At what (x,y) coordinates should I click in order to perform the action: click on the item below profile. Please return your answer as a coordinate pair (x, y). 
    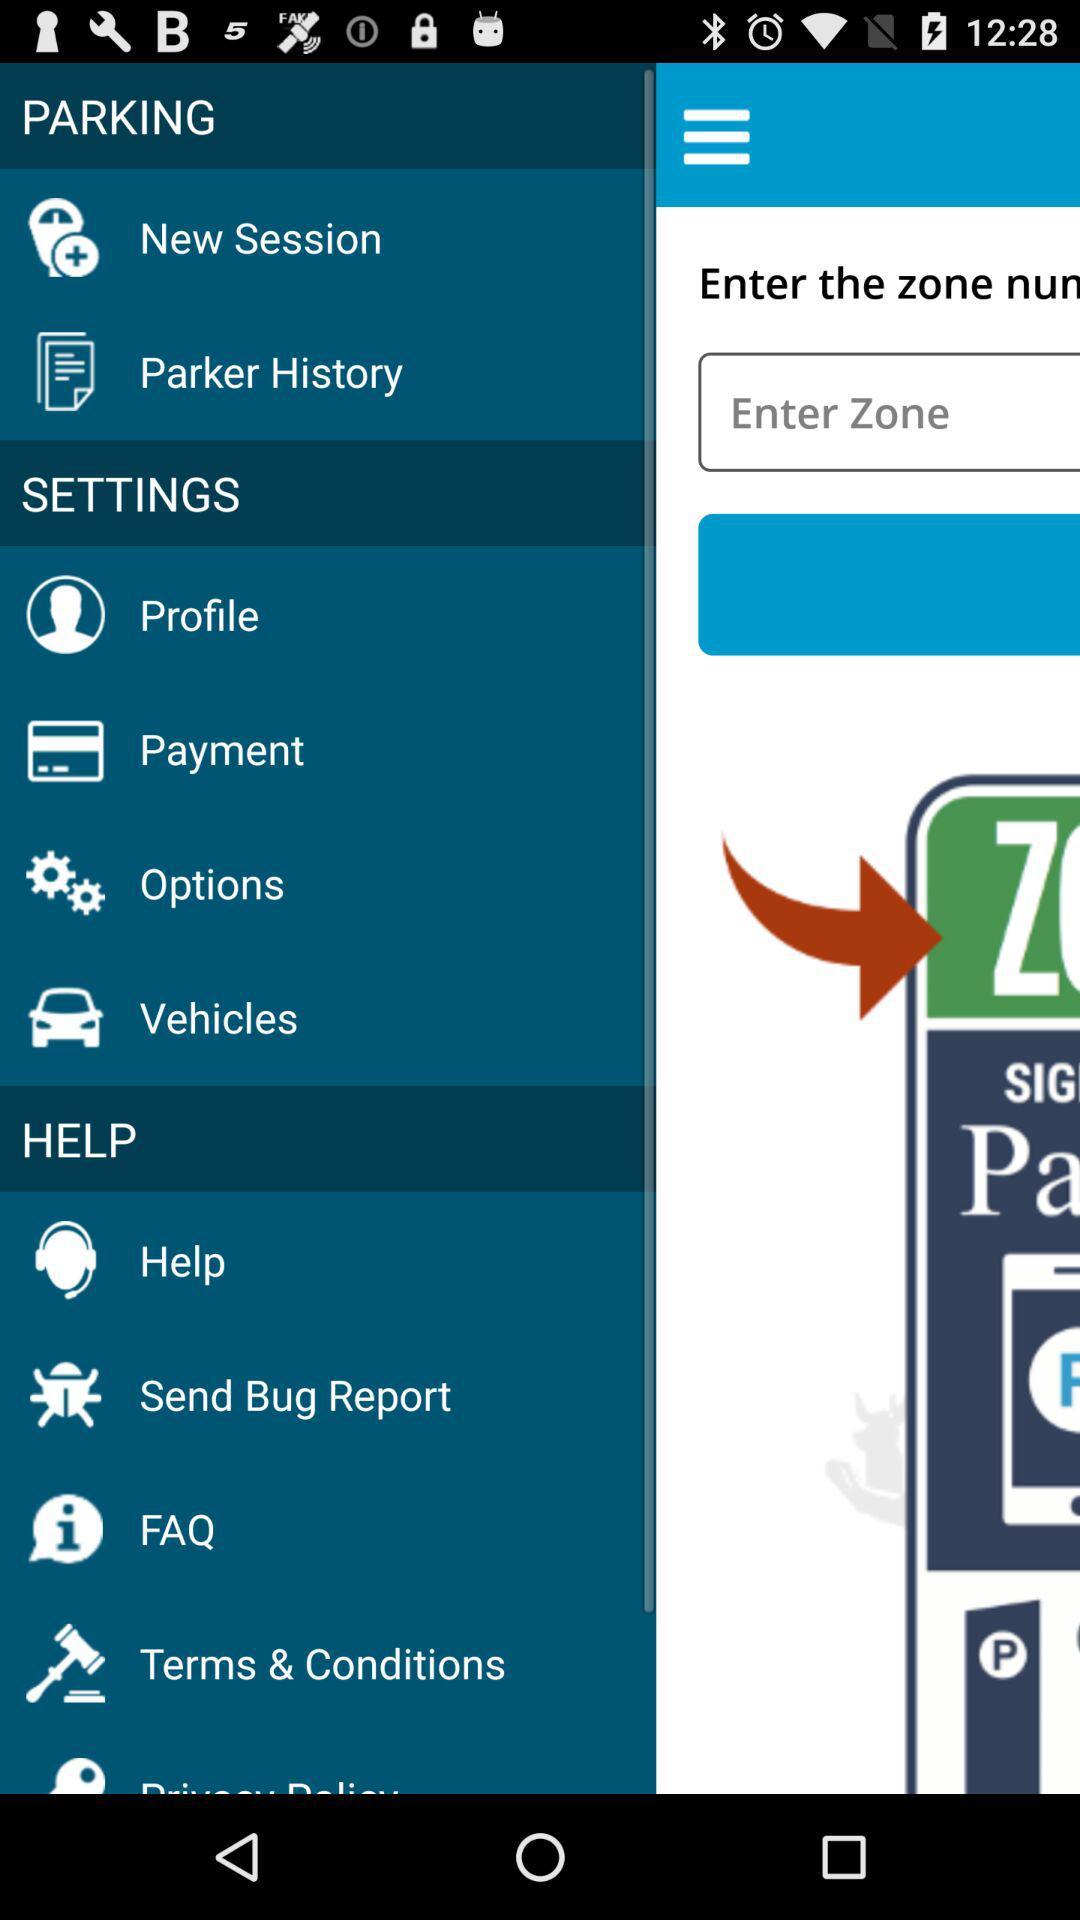
    Looking at the image, I should click on (222, 747).